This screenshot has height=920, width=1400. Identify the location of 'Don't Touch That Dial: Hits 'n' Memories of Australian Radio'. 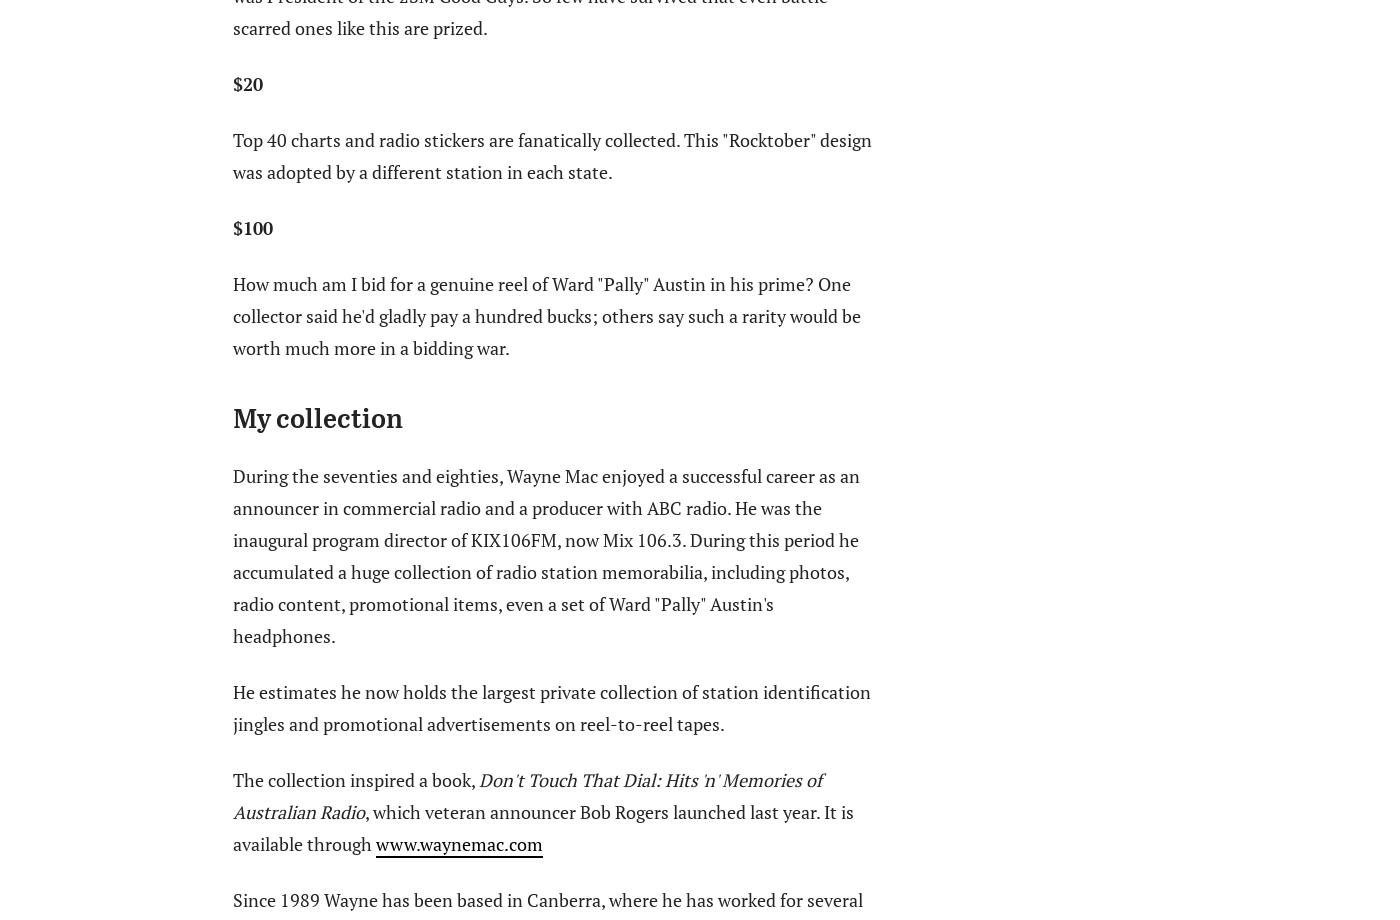
(526, 794).